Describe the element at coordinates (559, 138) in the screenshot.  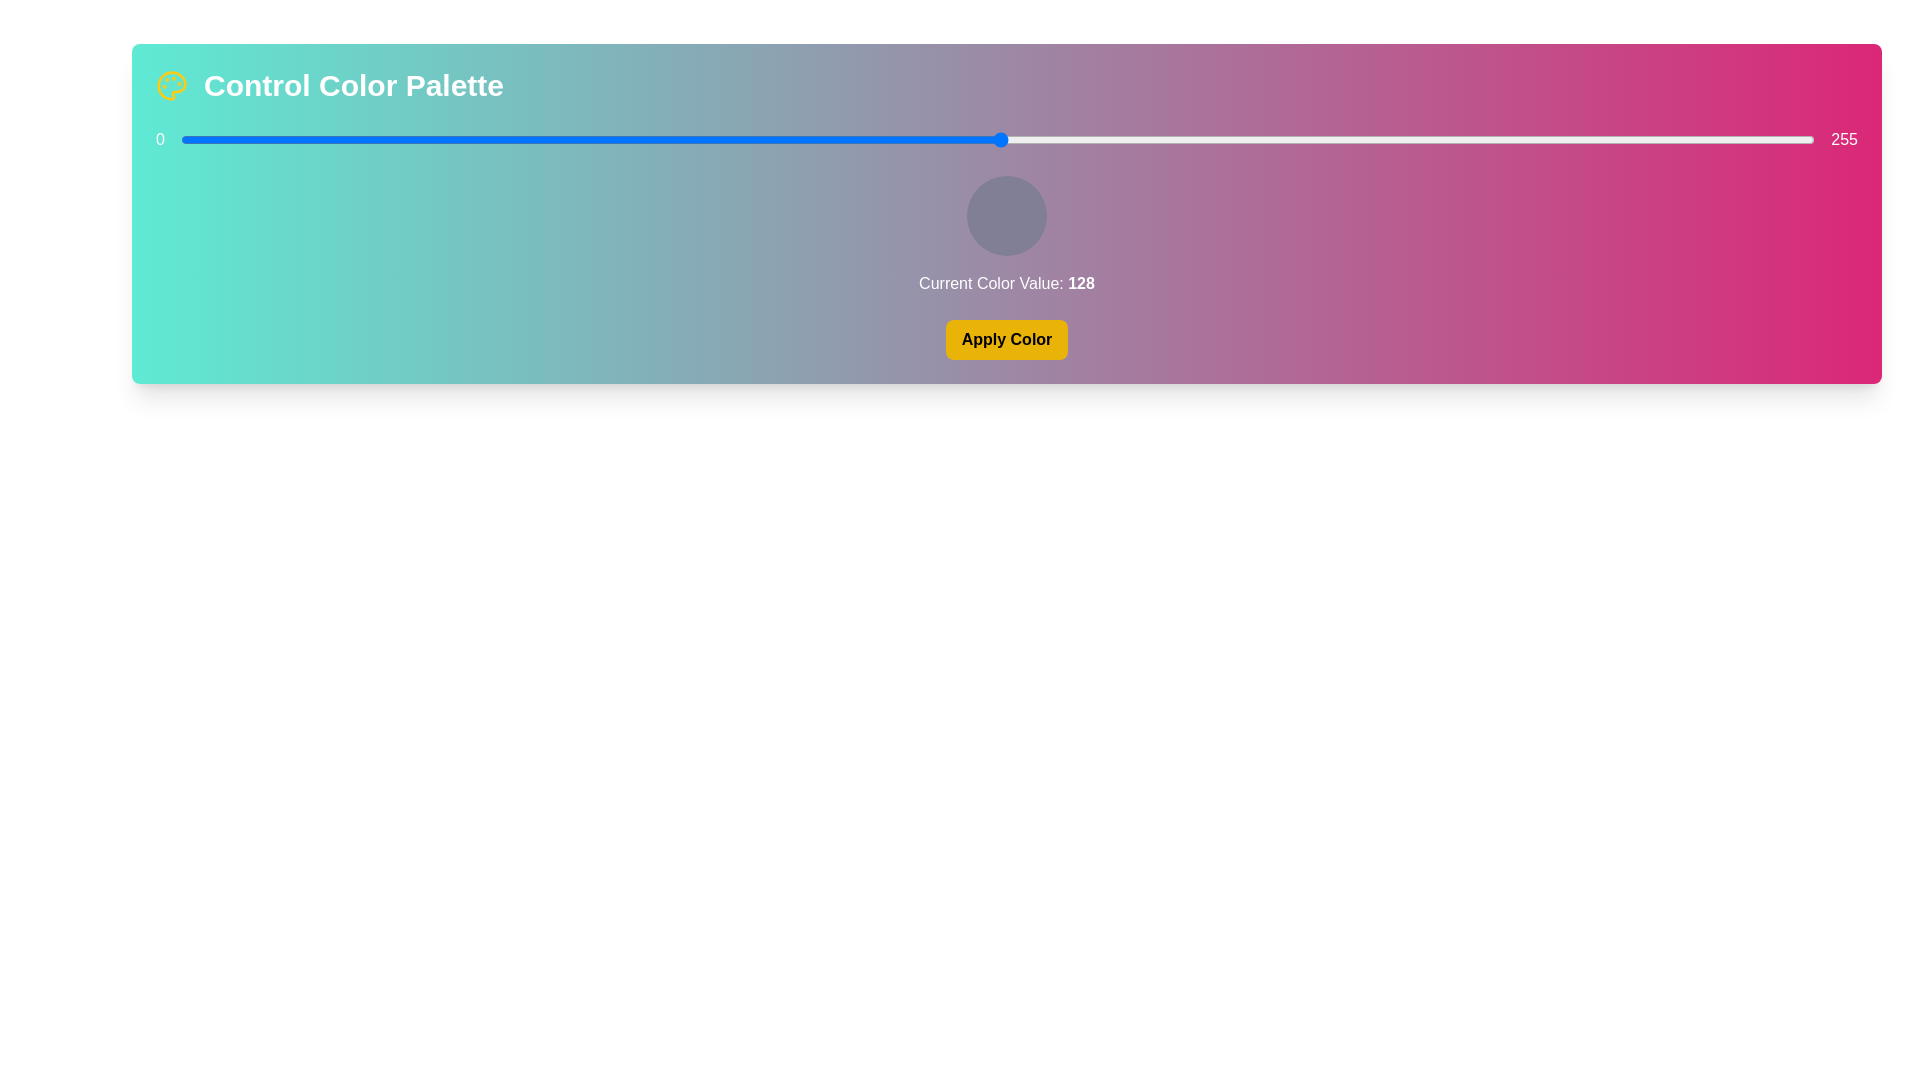
I see `the color slider to set the color value to 59` at that location.